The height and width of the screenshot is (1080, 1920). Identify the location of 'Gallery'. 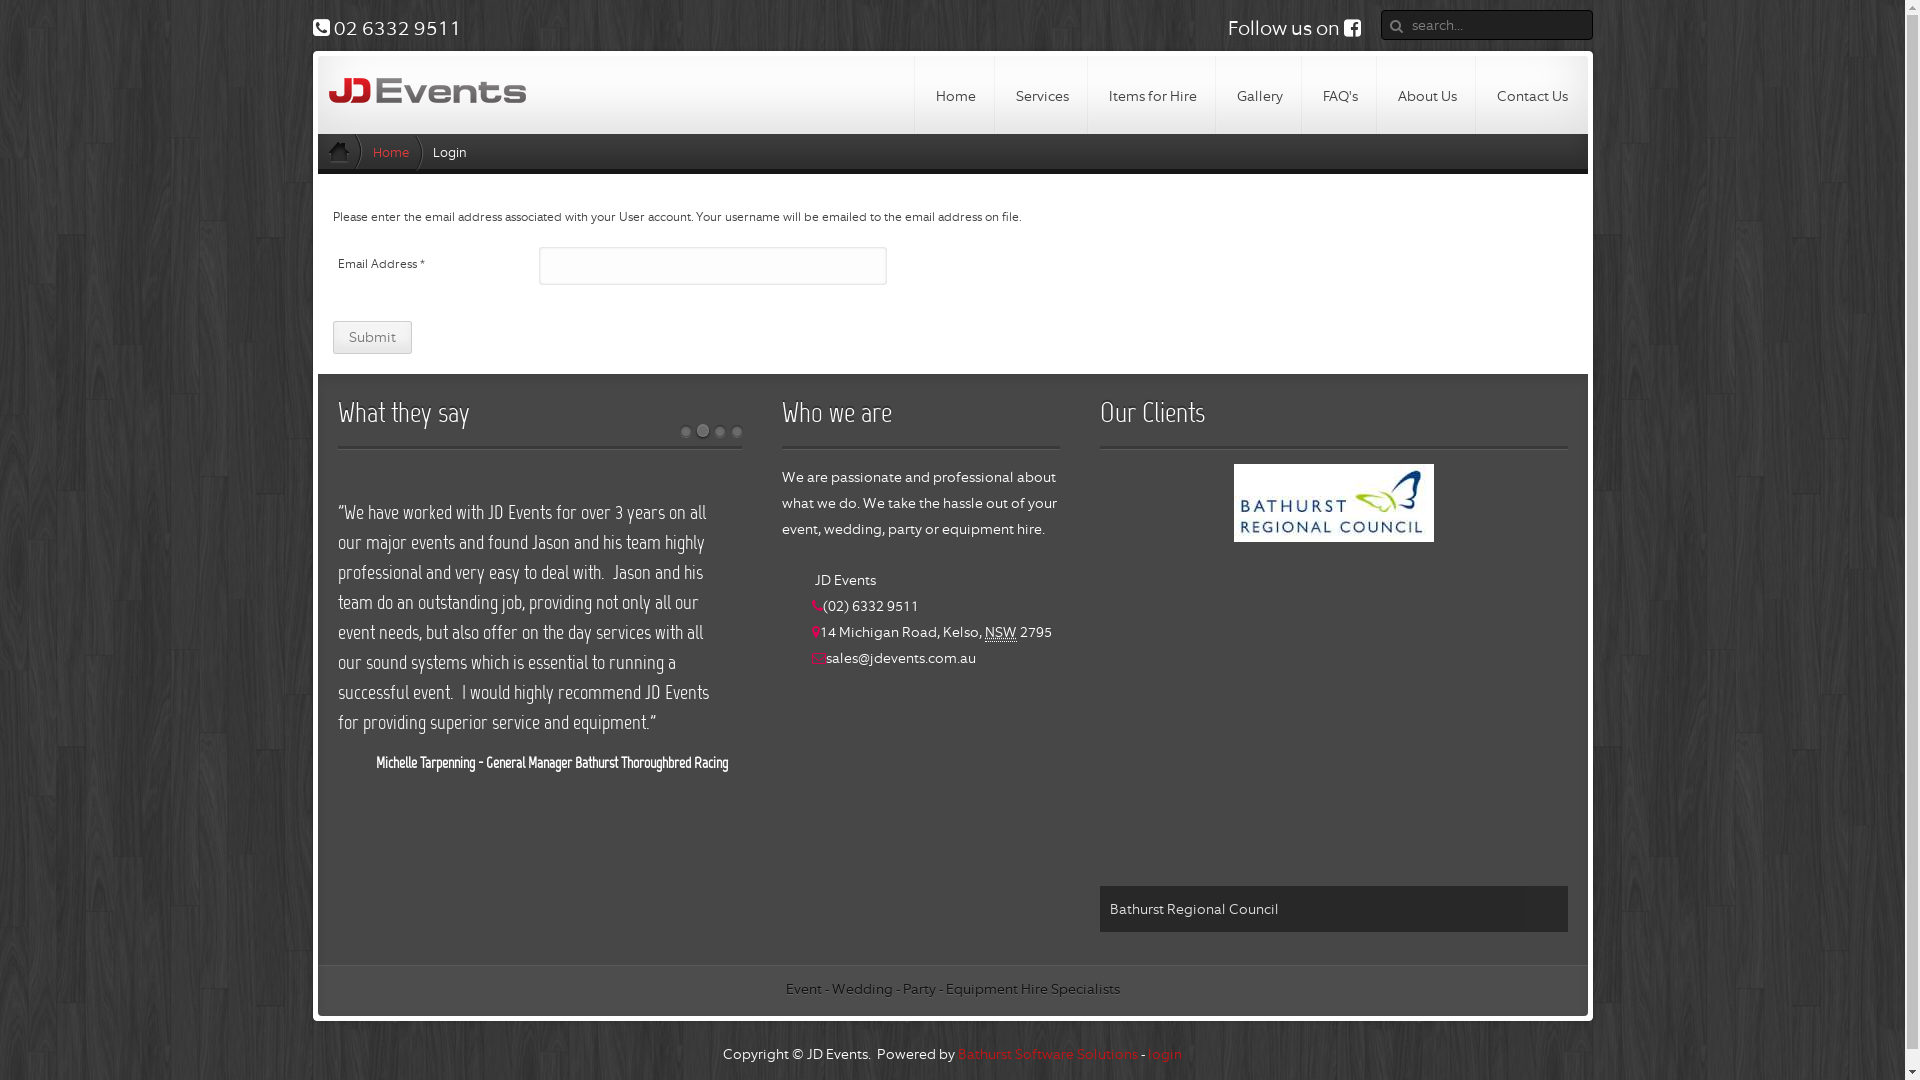
(1257, 95).